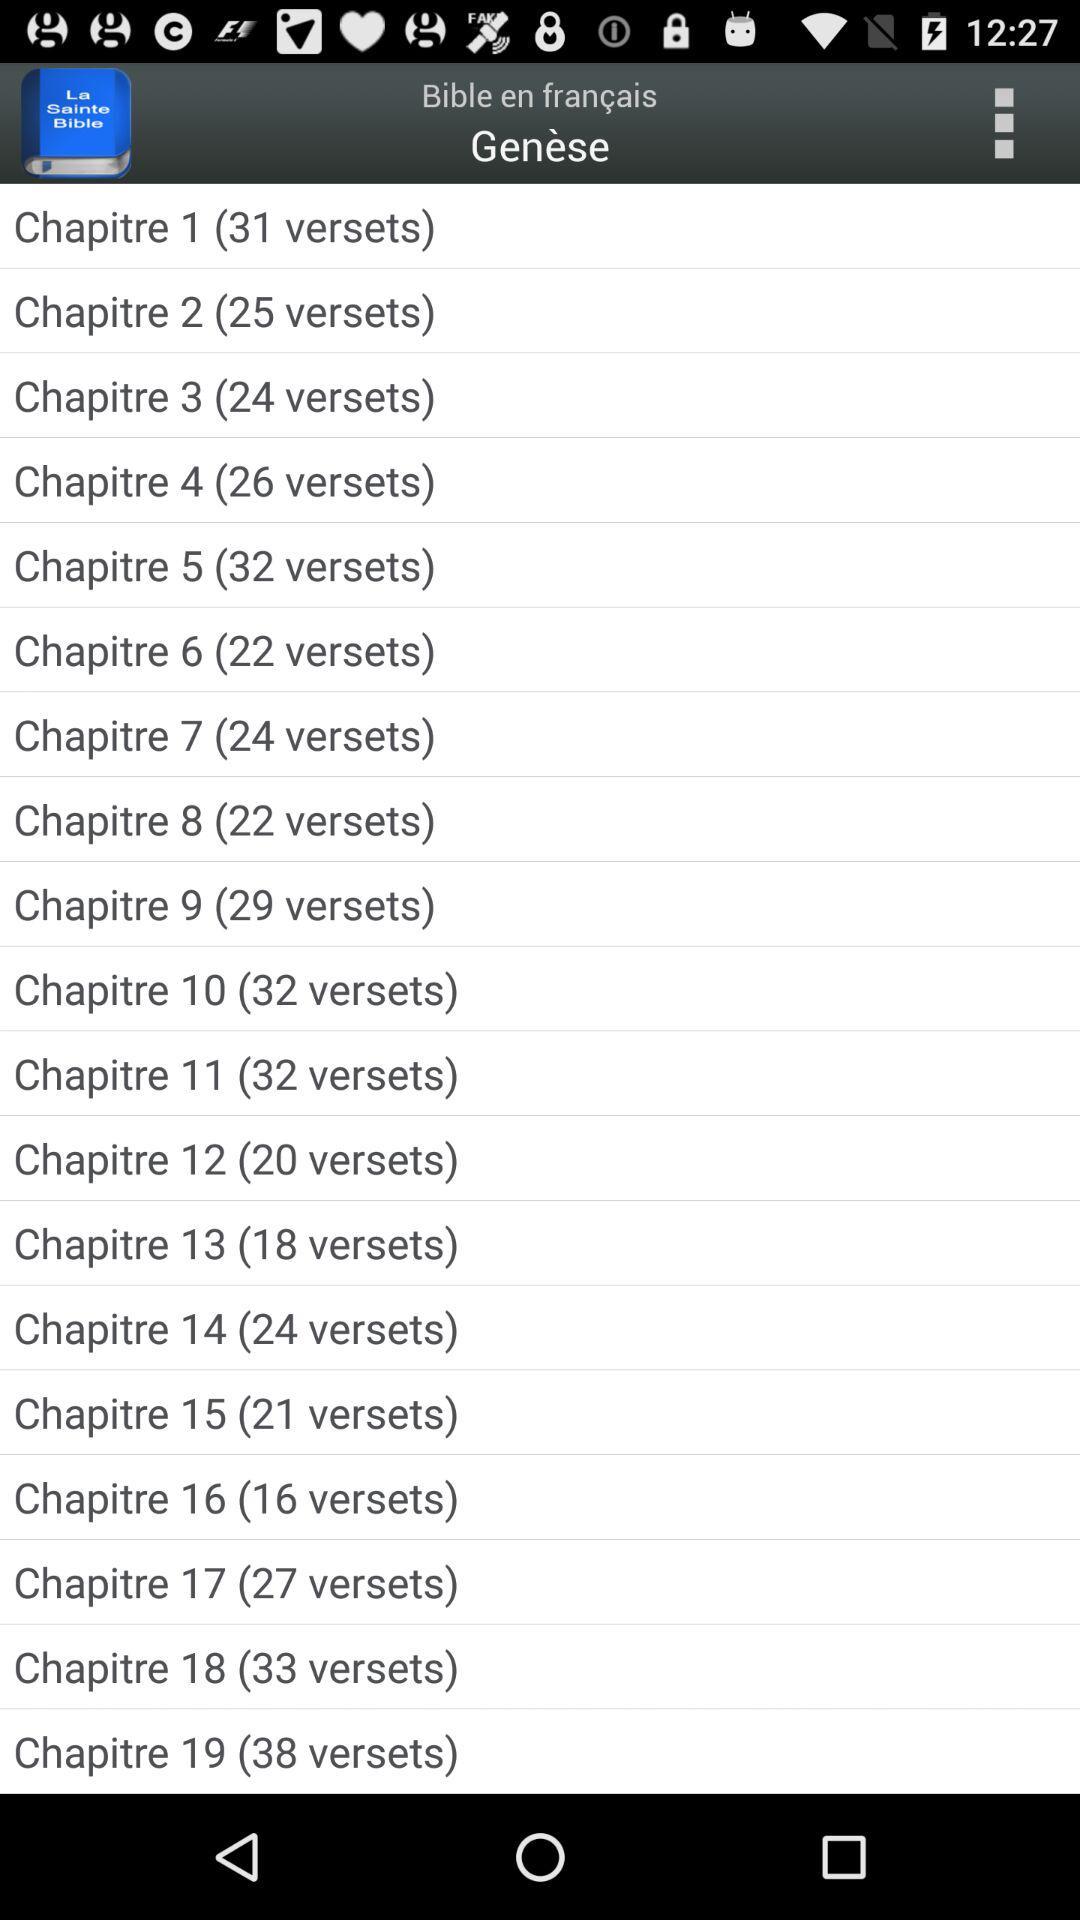 Image resolution: width=1080 pixels, height=1920 pixels. Describe the element at coordinates (540, 480) in the screenshot. I see `chapitre 4 26 icon` at that location.